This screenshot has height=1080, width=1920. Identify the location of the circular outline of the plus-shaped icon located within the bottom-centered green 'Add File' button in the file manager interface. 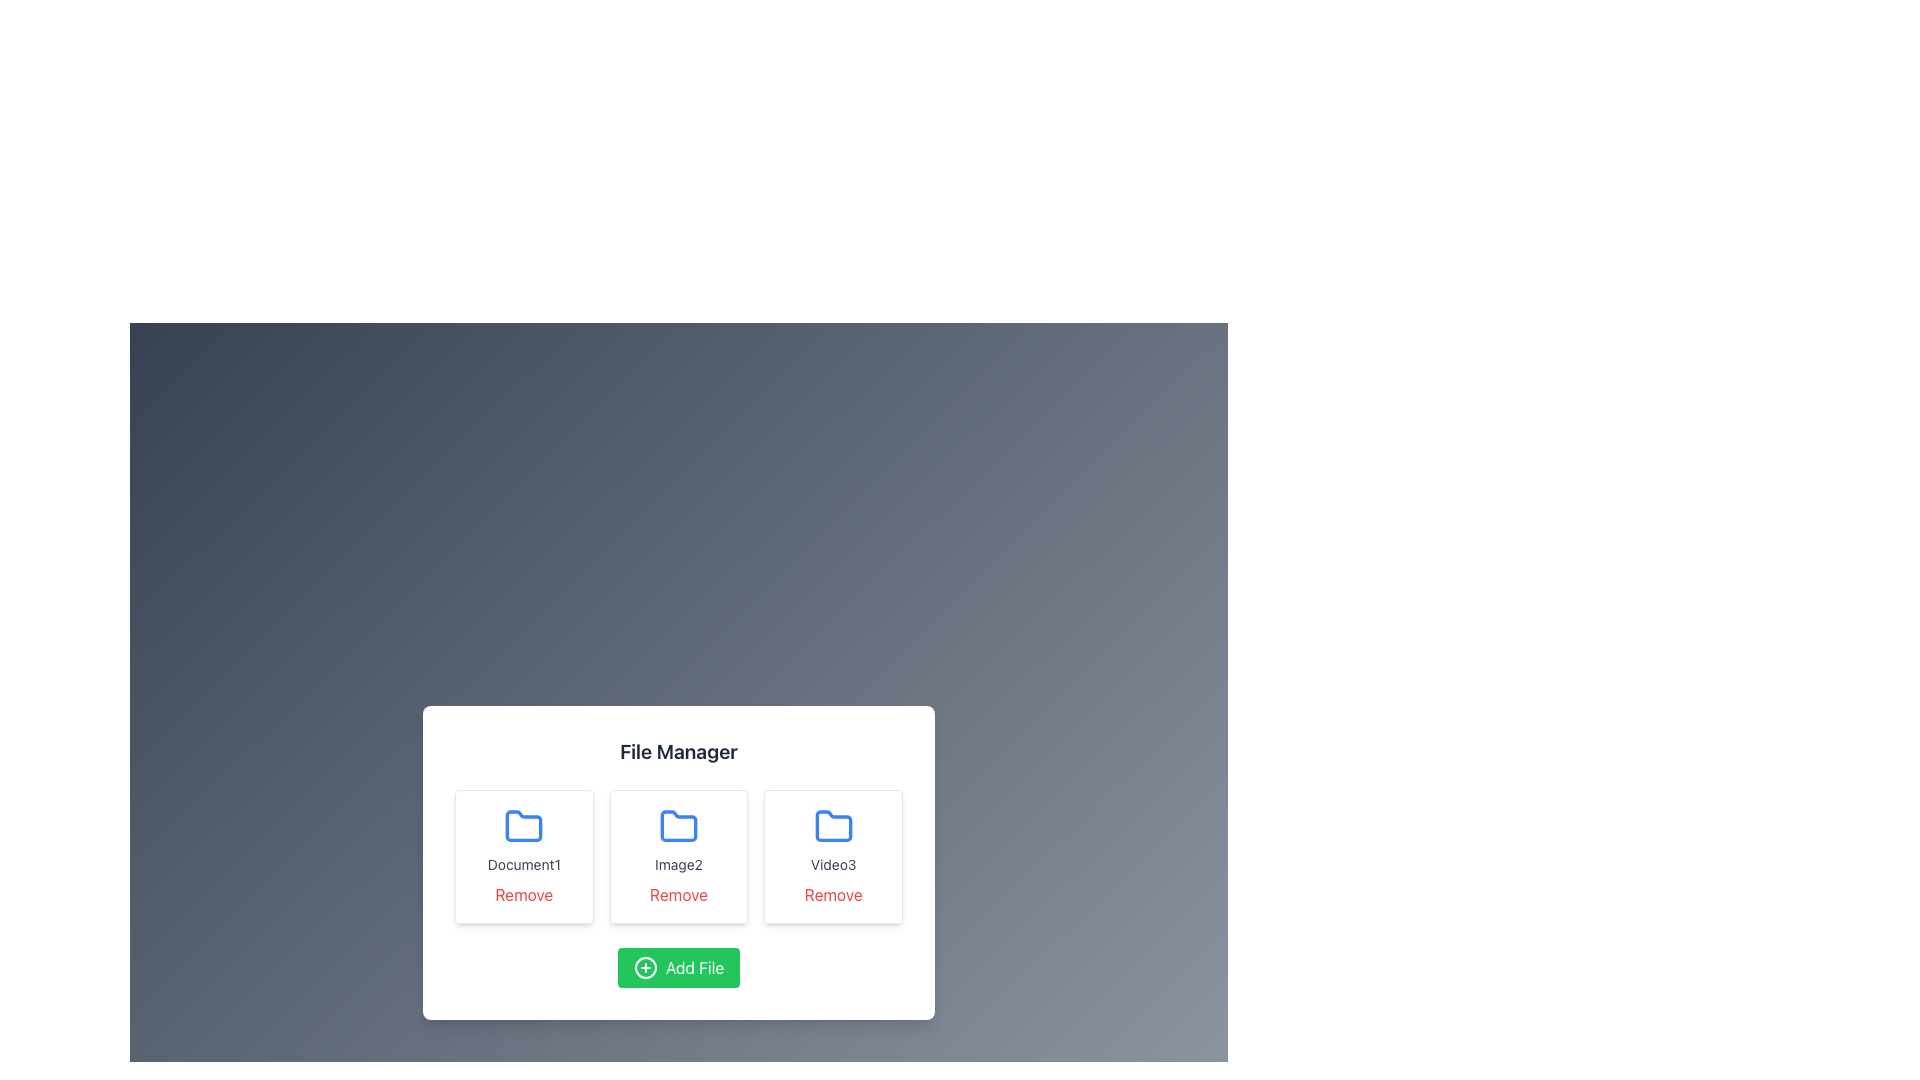
(645, 967).